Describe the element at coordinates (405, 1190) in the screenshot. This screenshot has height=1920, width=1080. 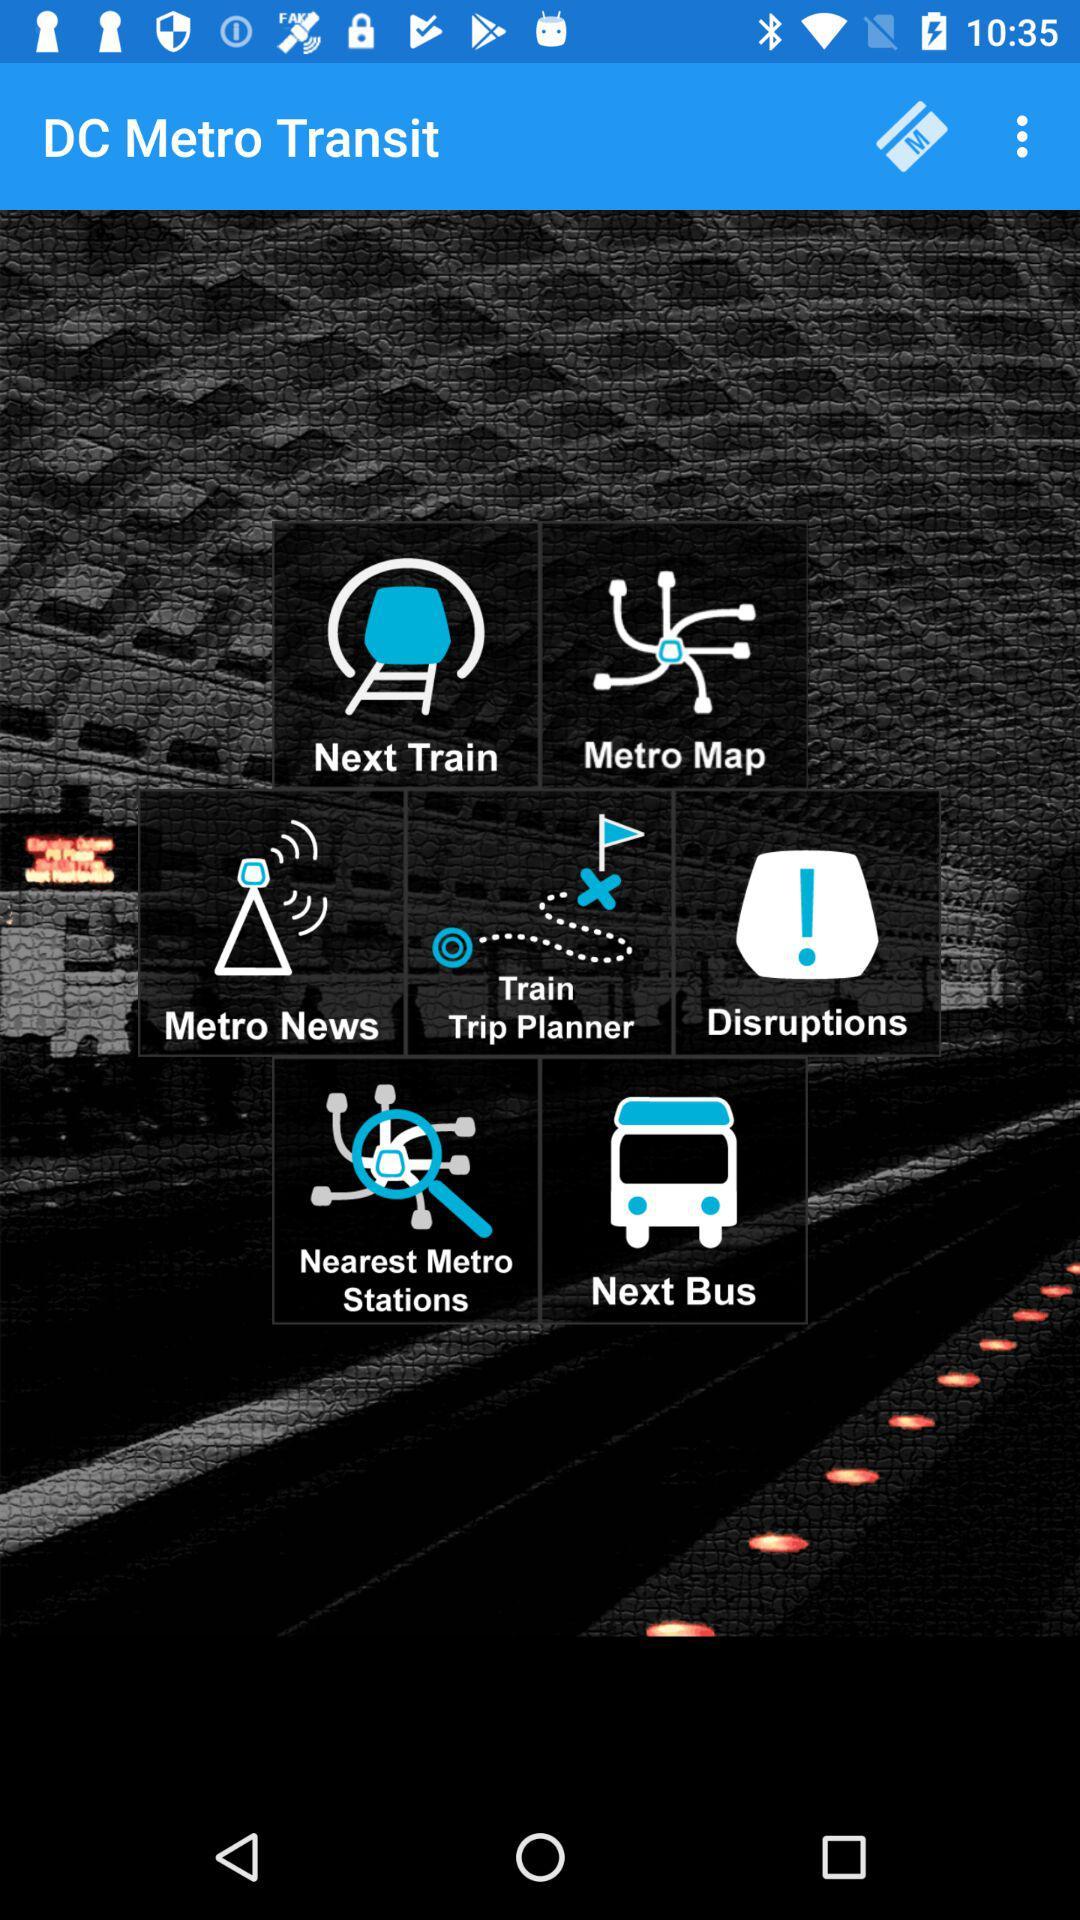
I see `check nearest metro stations` at that location.